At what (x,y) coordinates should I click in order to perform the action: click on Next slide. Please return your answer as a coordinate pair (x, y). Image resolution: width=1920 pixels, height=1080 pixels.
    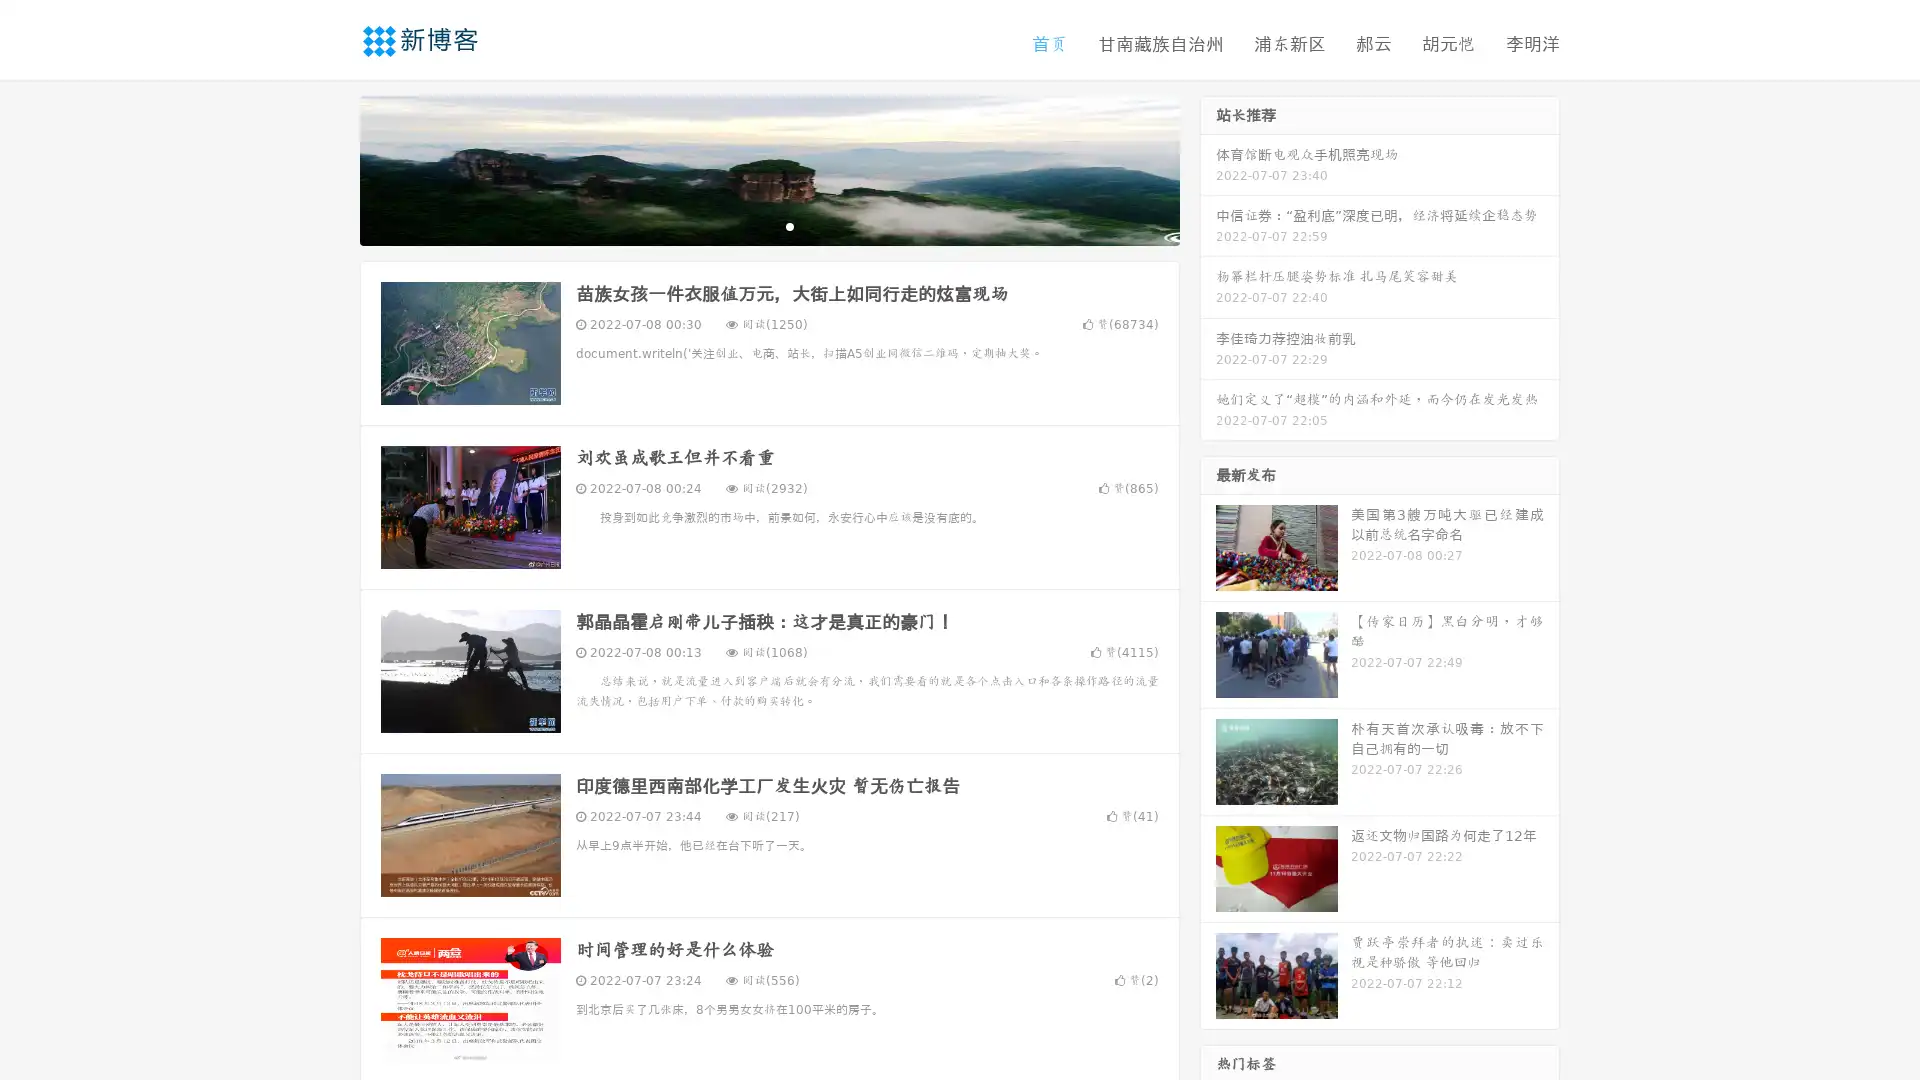
    Looking at the image, I should click on (1208, 168).